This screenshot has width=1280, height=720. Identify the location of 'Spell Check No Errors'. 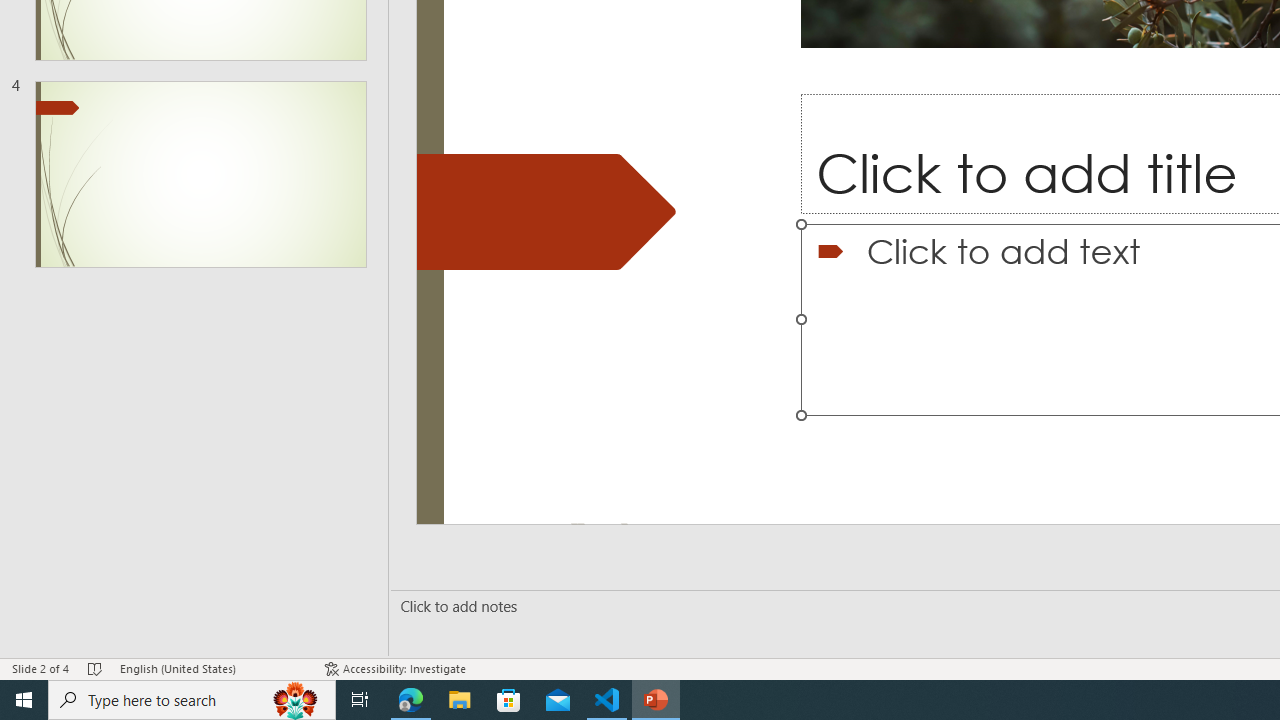
(95, 669).